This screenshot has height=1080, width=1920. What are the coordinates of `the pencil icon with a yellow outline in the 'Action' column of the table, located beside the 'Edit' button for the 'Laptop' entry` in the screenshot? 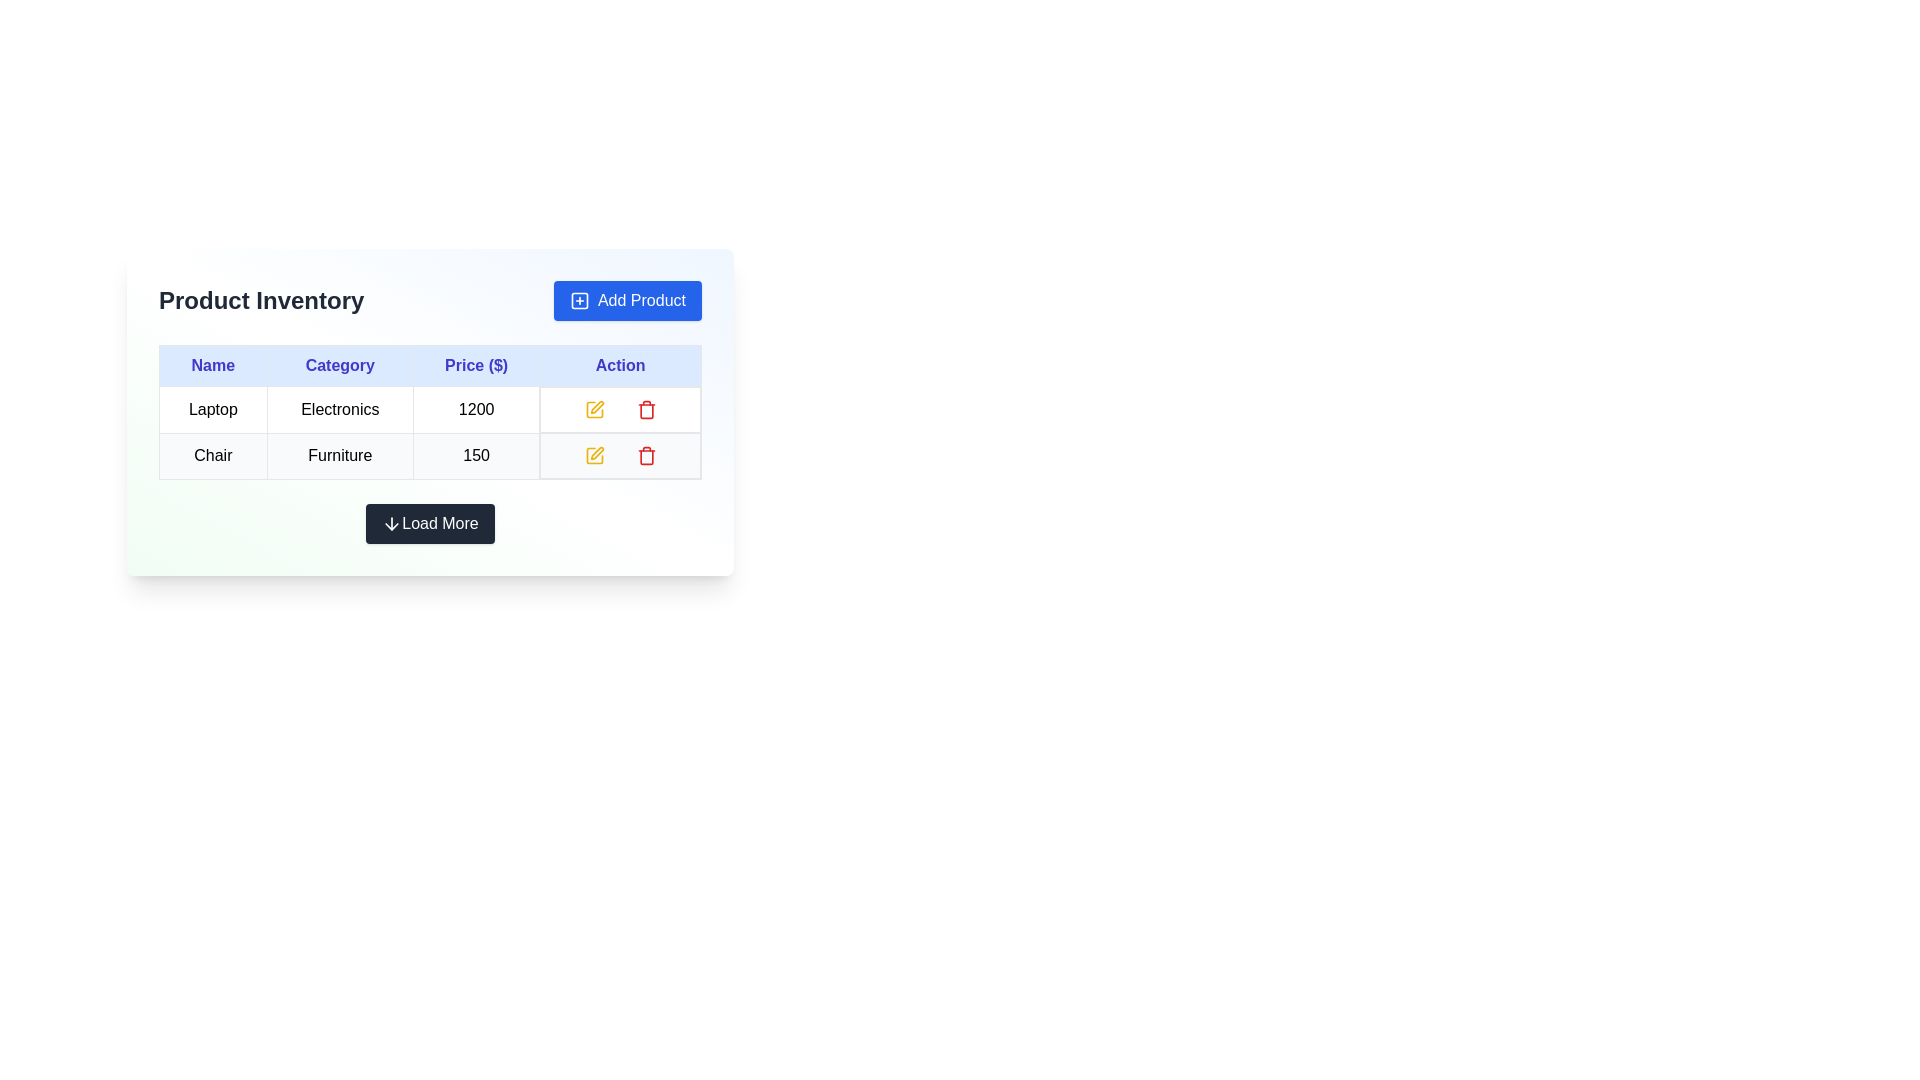 It's located at (596, 406).